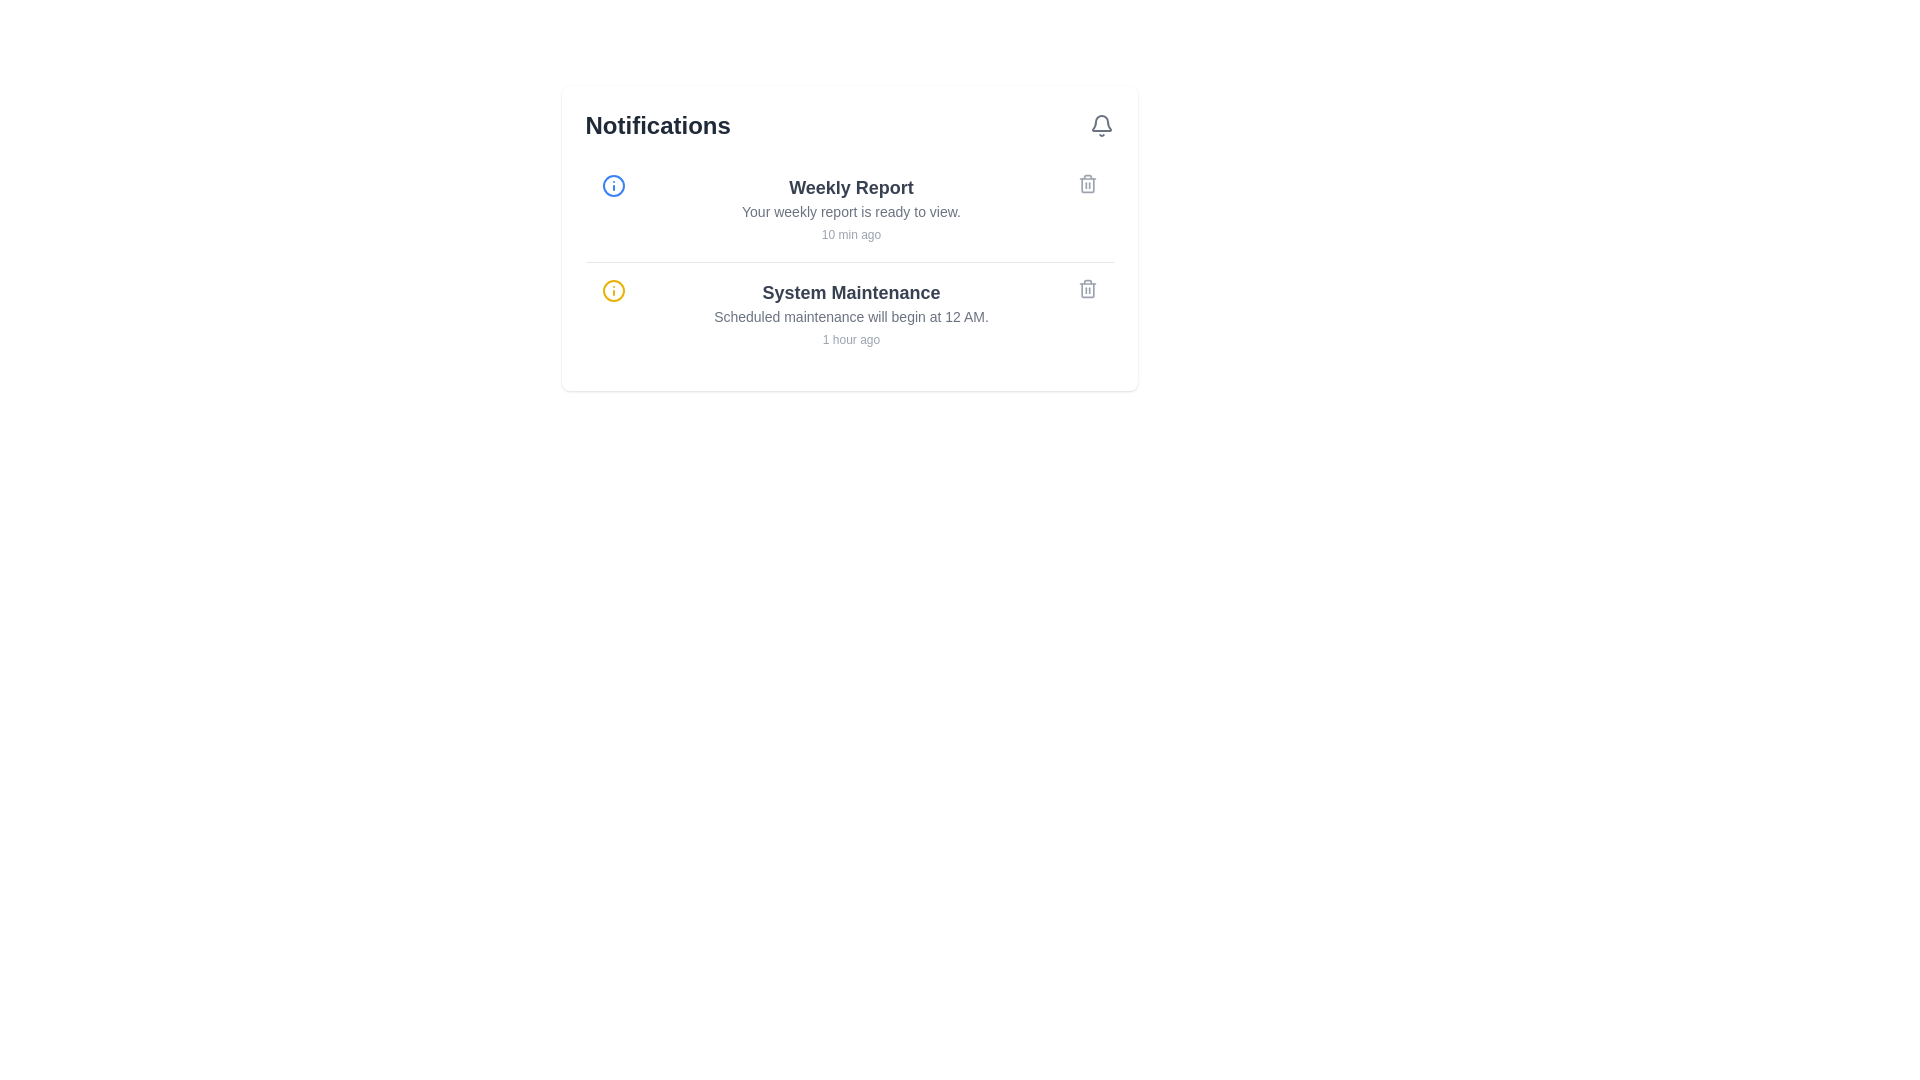  Describe the element at coordinates (1100, 123) in the screenshot. I see `the bell icon representing notifications, which is a grey vector graphic with rounded edges located in the upper-right corner of the interface` at that location.